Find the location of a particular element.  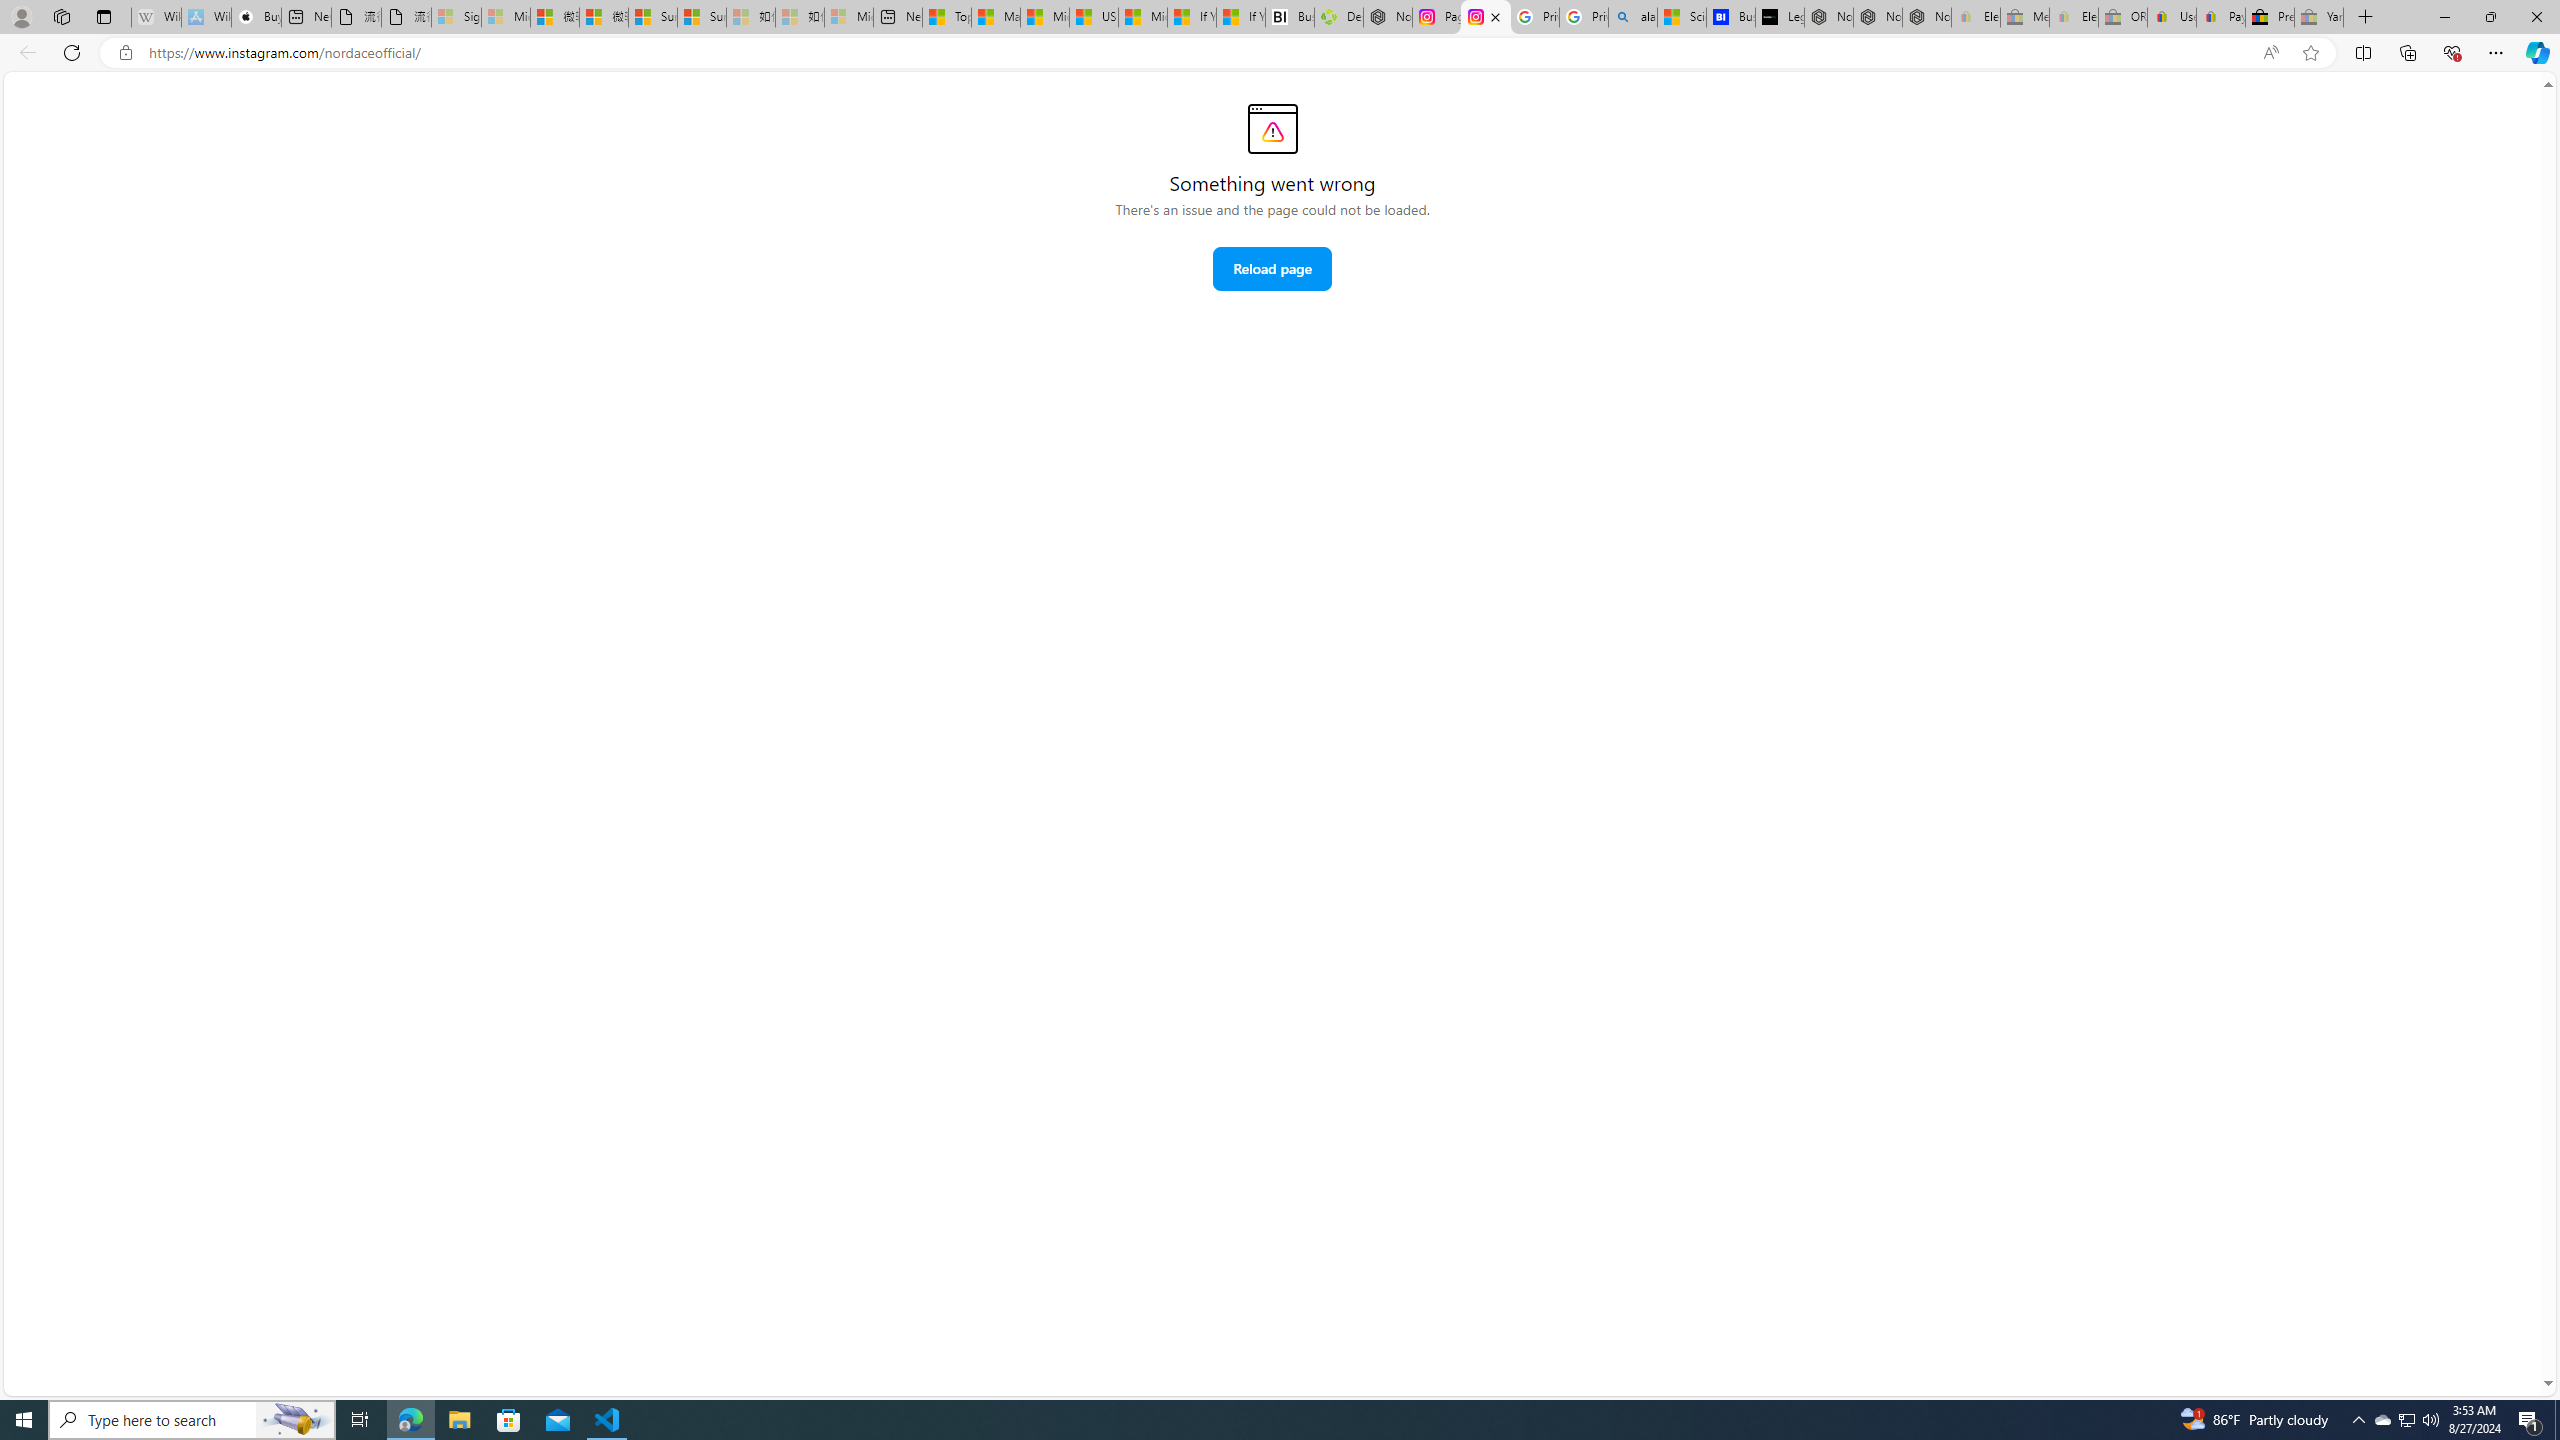

'Top Stories - MSN' is located at coordinates (946, 16).